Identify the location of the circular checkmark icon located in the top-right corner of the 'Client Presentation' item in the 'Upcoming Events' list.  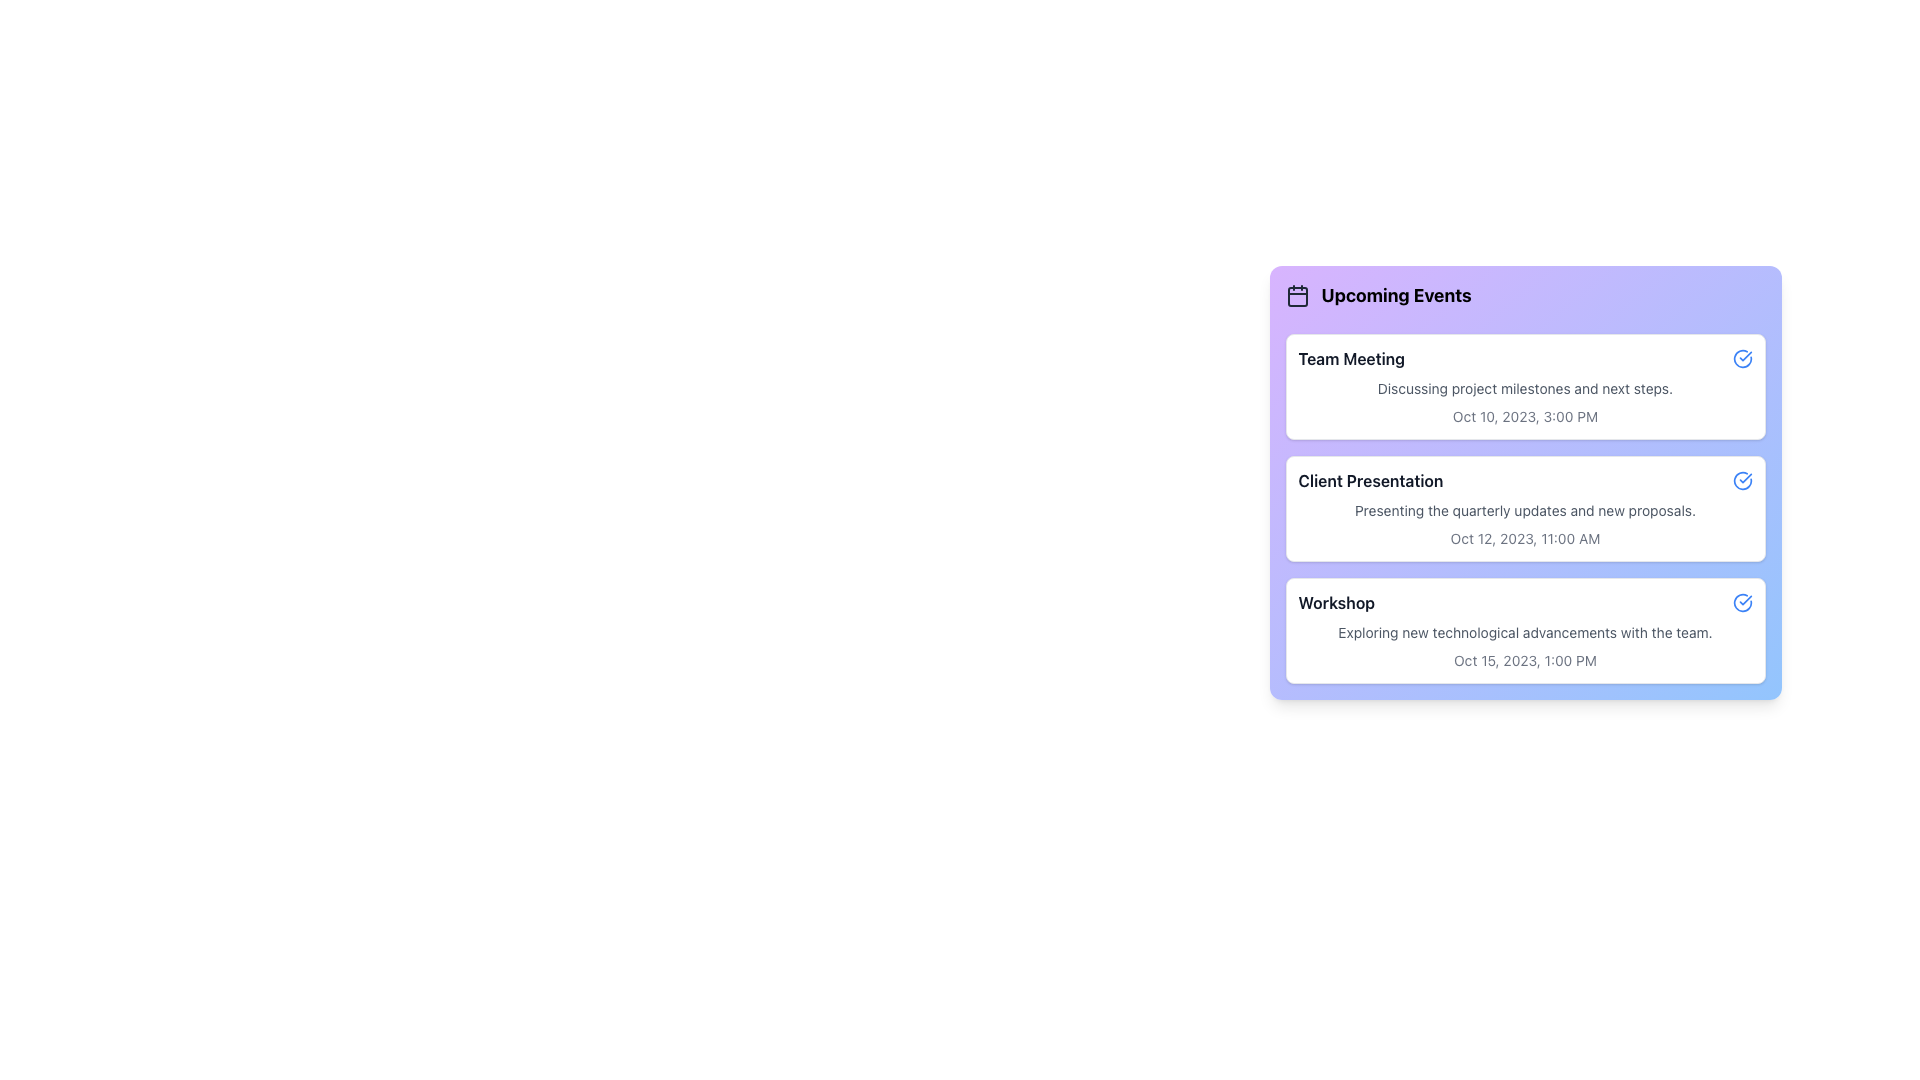
(1741, 481).